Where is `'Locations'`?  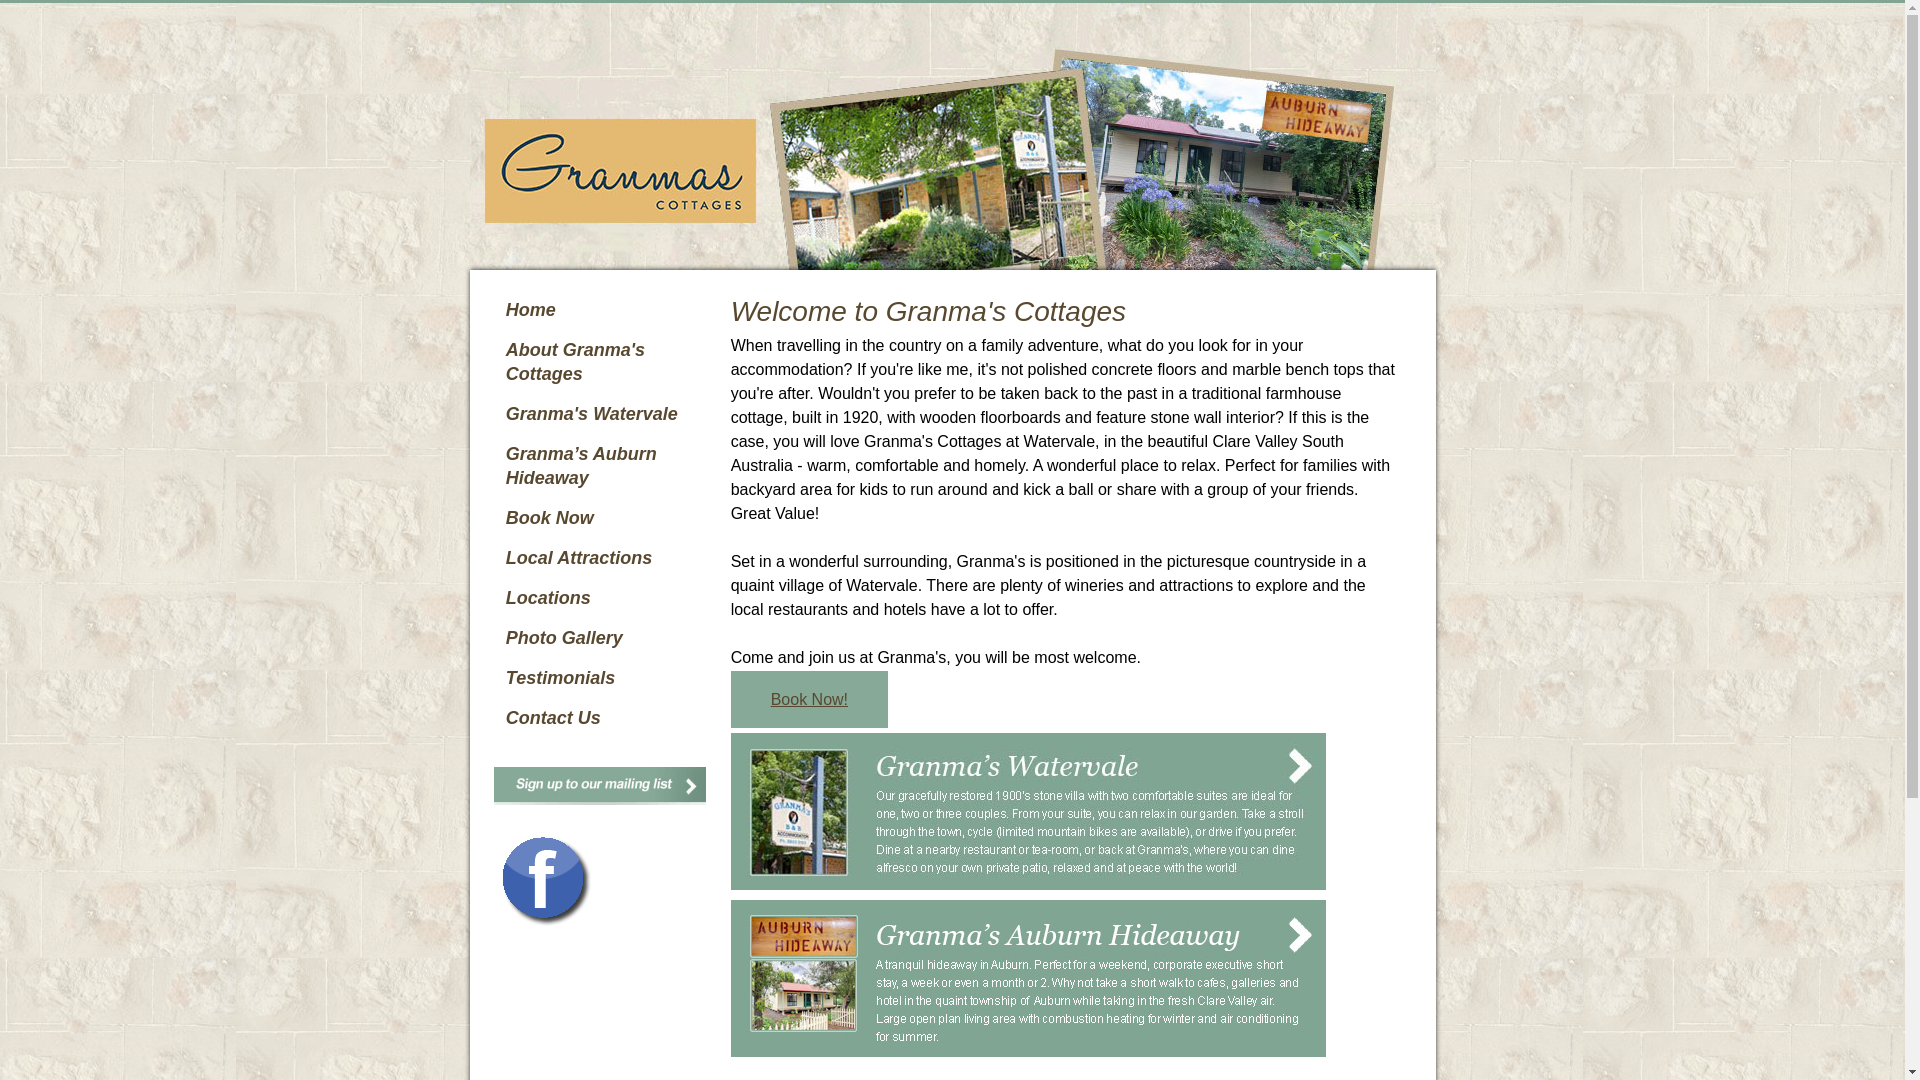
'Locations' is located at coordinates (603, 596).